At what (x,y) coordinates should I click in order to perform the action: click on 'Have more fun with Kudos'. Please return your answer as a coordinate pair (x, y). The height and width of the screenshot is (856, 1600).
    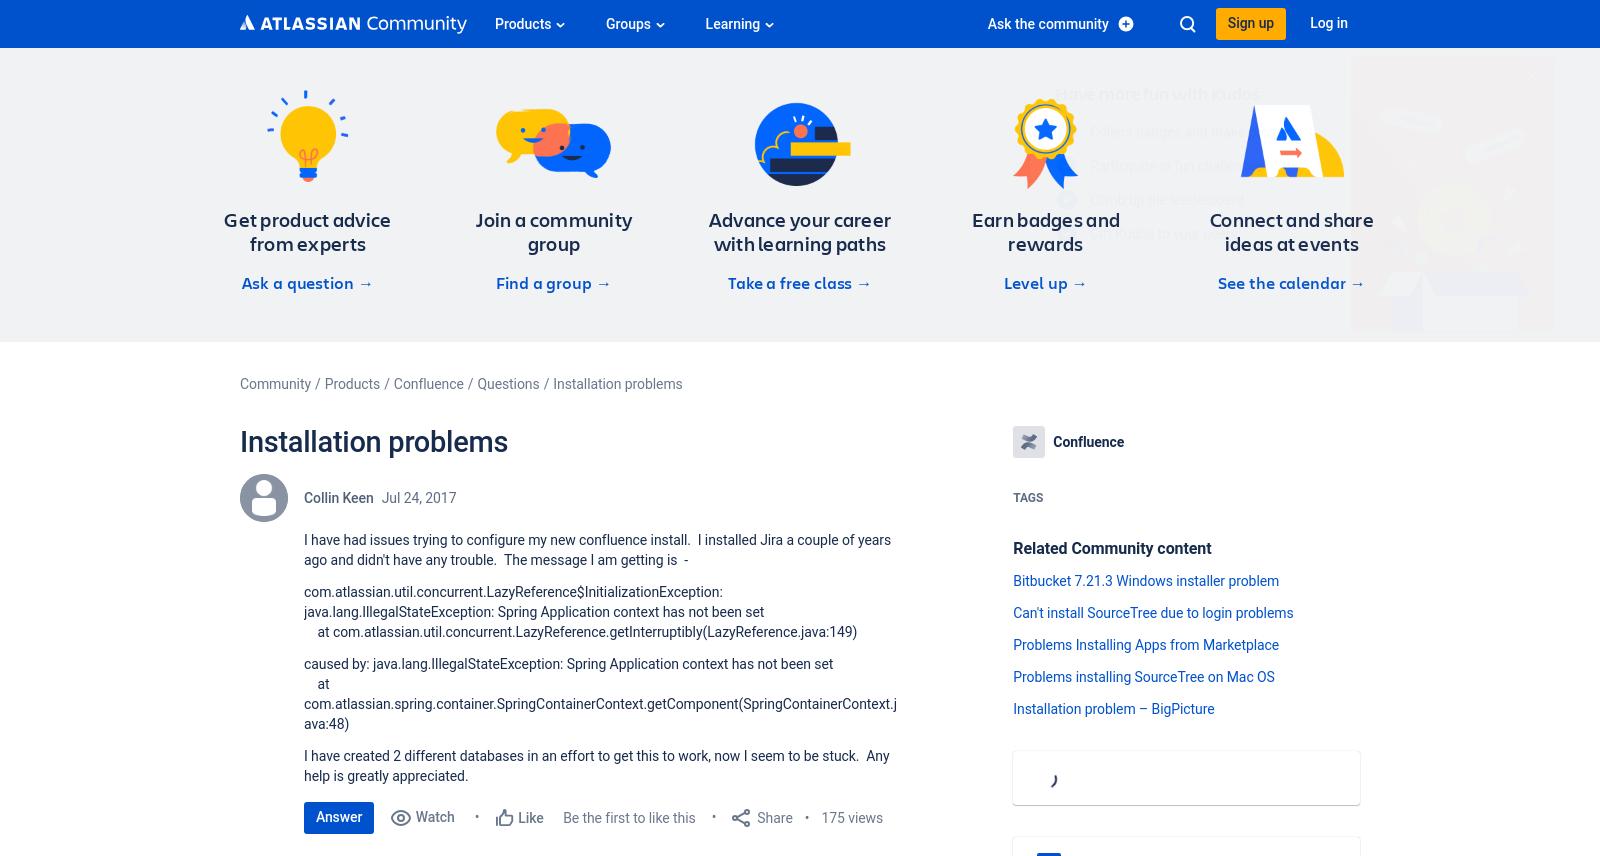
    Looking at the image, I should click on (963, 92).